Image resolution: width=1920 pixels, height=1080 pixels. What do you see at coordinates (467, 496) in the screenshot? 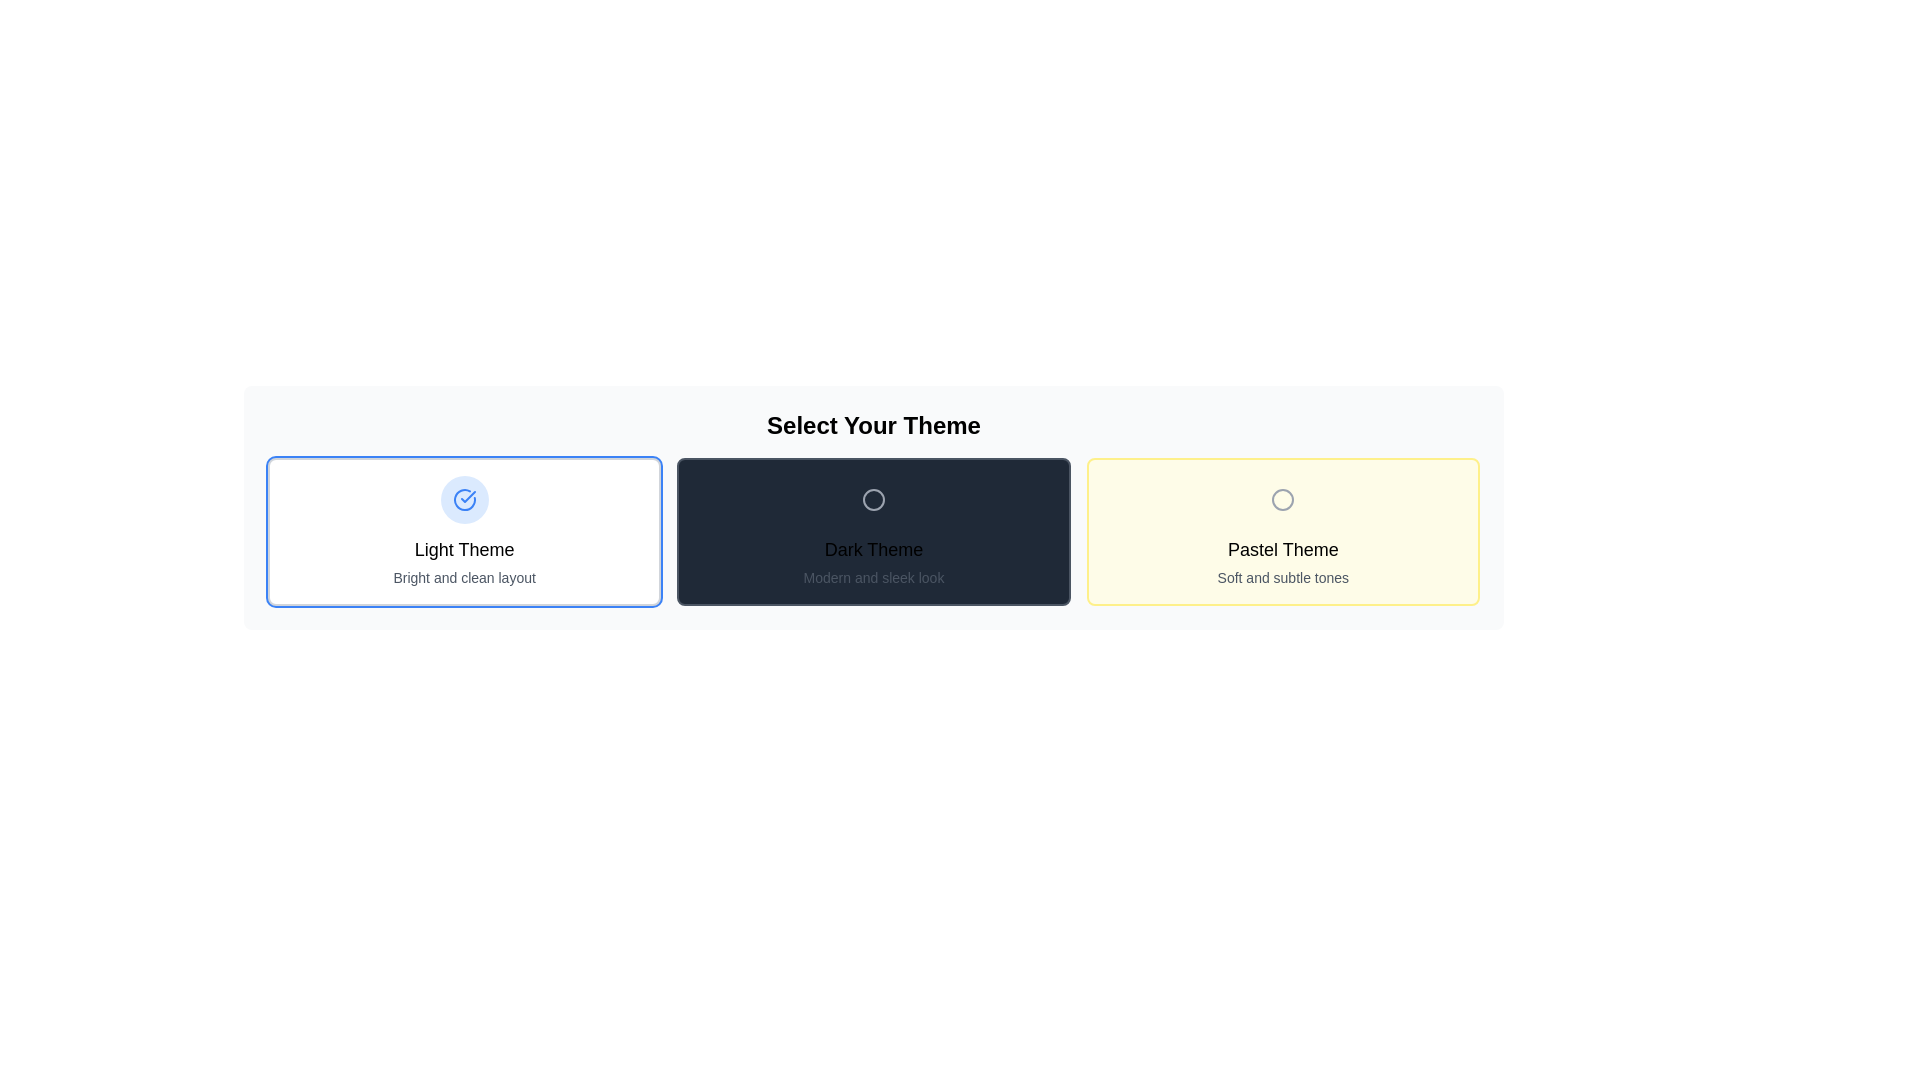
I see `the checkmark within the circular icon in the 'Light Theme' selectable card` at bounding box center [467, 496].